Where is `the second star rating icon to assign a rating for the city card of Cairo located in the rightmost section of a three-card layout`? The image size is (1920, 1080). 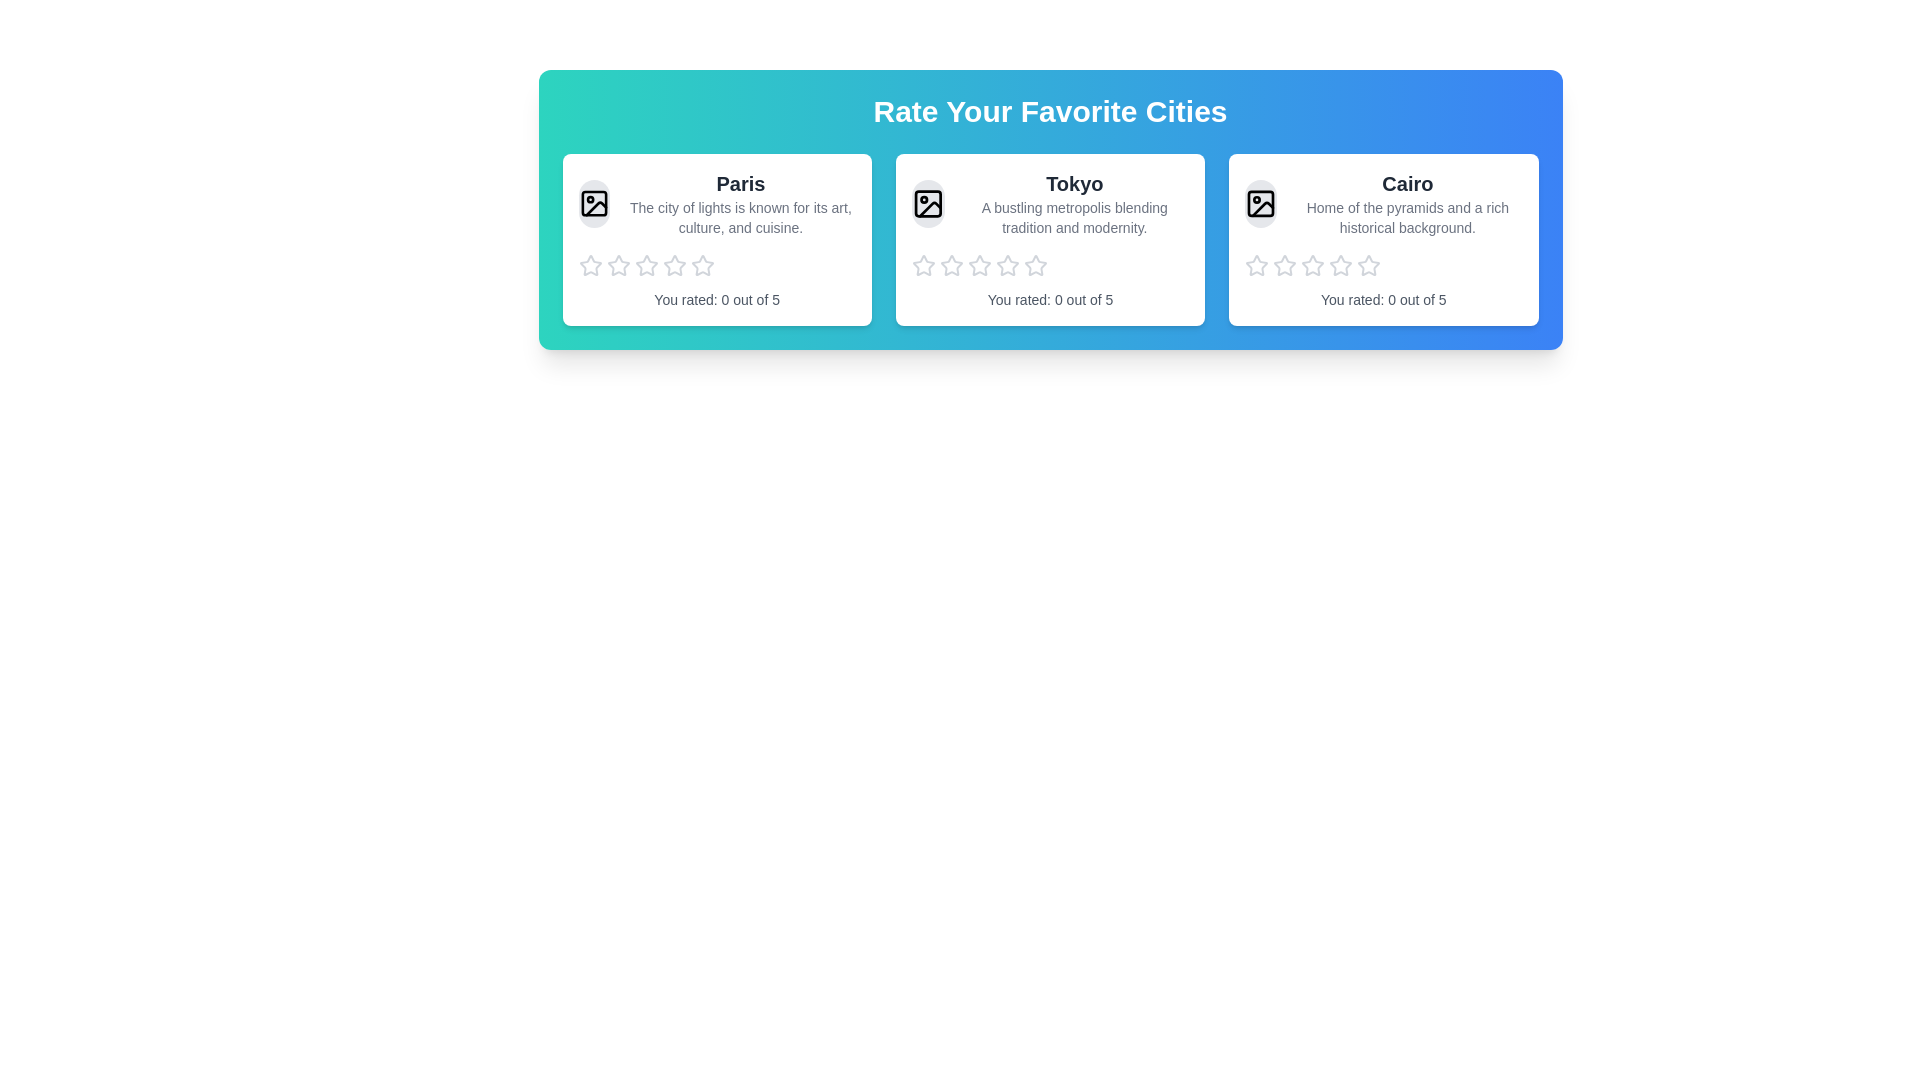 the second star rating icon to assign a rating for the city card of Cairo located in the rightmost section of a three-card layout is located at coordinates (1313, 264).